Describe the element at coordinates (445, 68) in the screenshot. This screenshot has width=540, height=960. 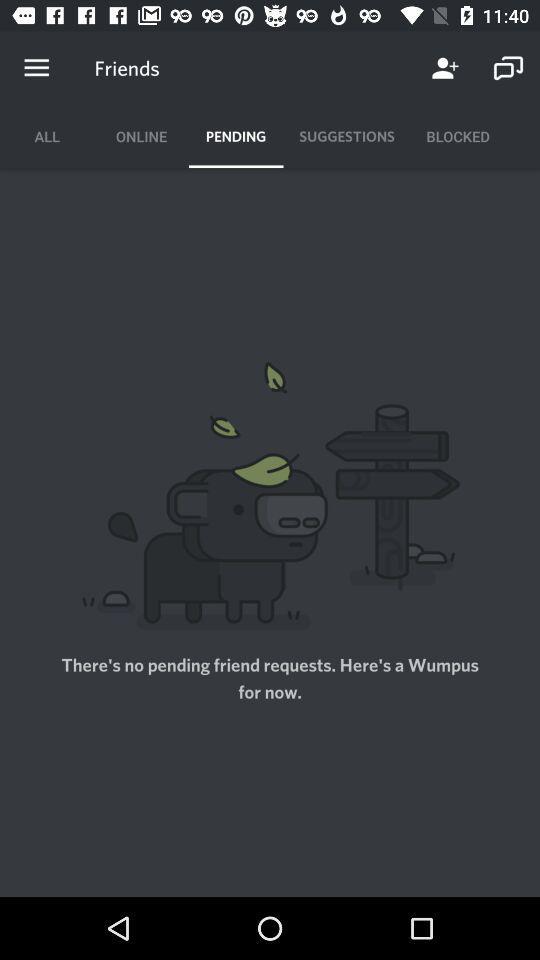
I see `the icon next to the friends item` at that location.